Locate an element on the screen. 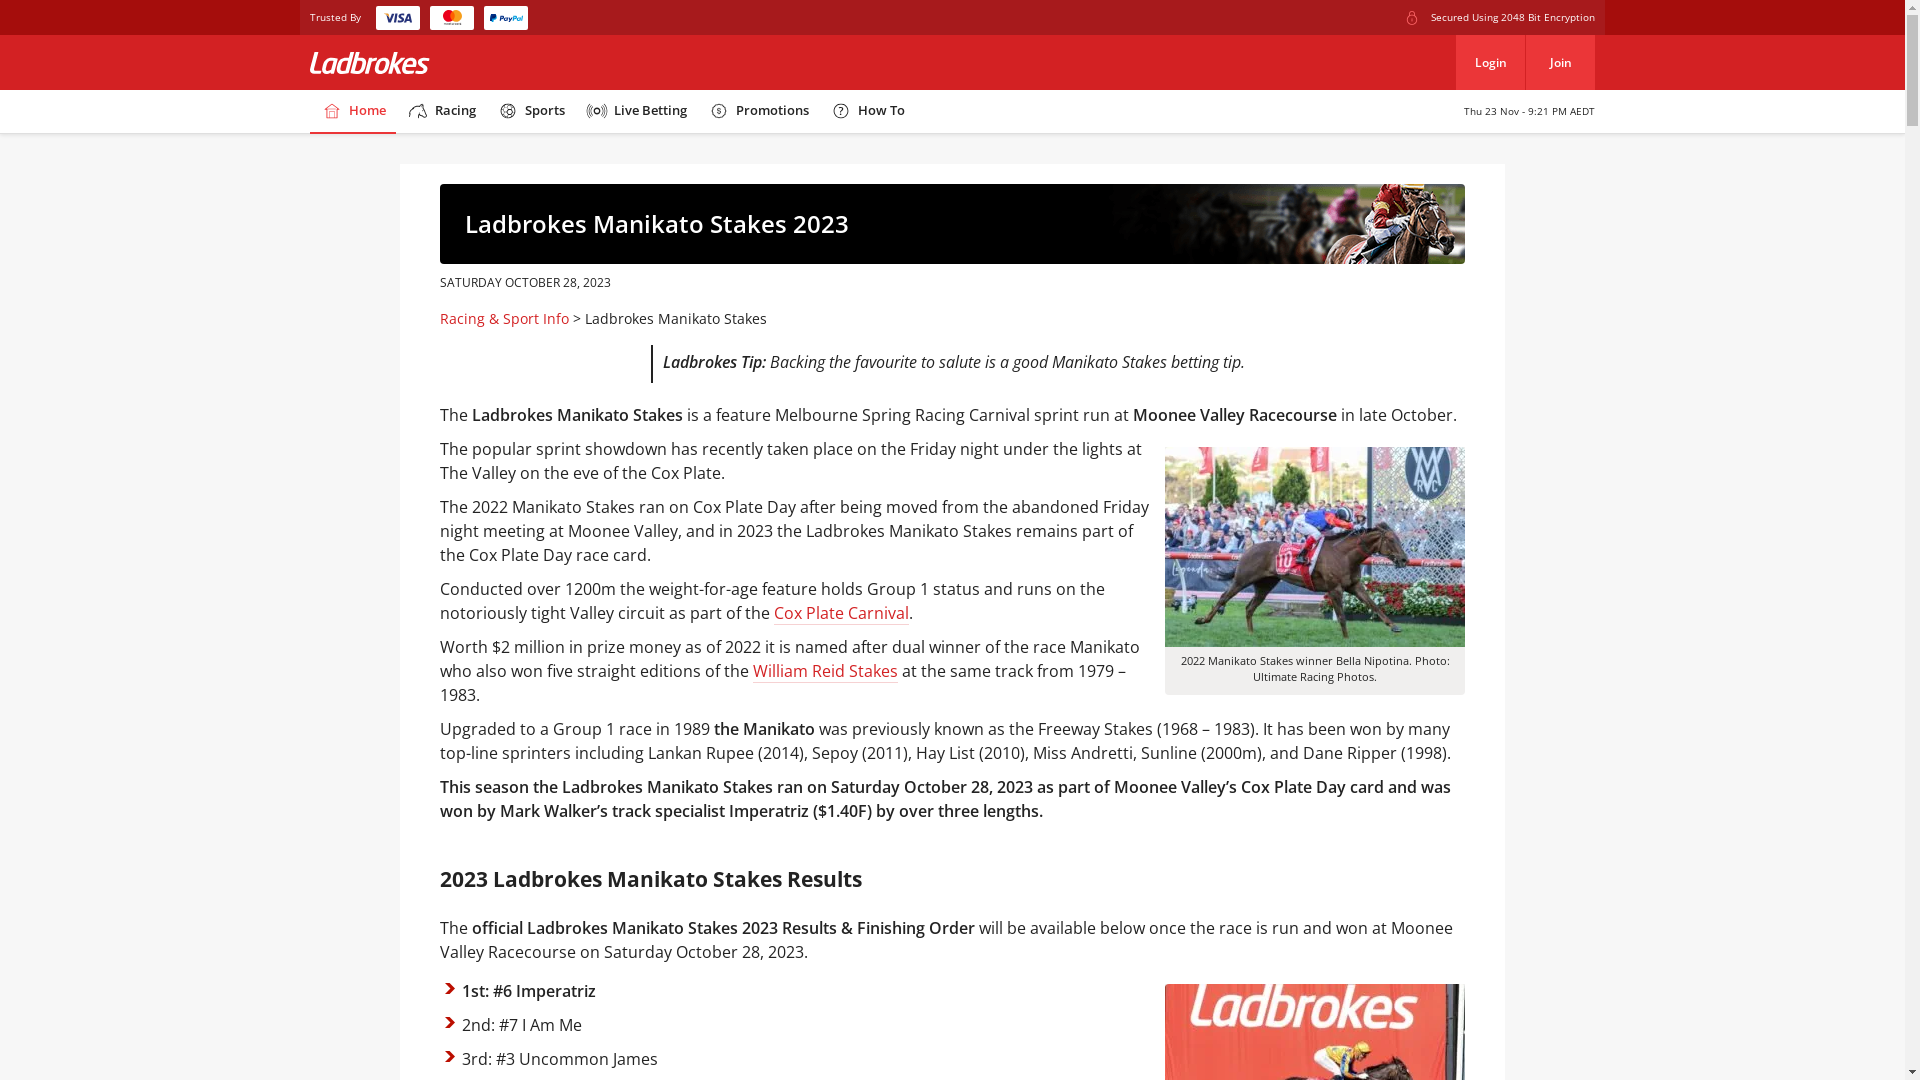  'How To' is located at coordinates (867, 111).